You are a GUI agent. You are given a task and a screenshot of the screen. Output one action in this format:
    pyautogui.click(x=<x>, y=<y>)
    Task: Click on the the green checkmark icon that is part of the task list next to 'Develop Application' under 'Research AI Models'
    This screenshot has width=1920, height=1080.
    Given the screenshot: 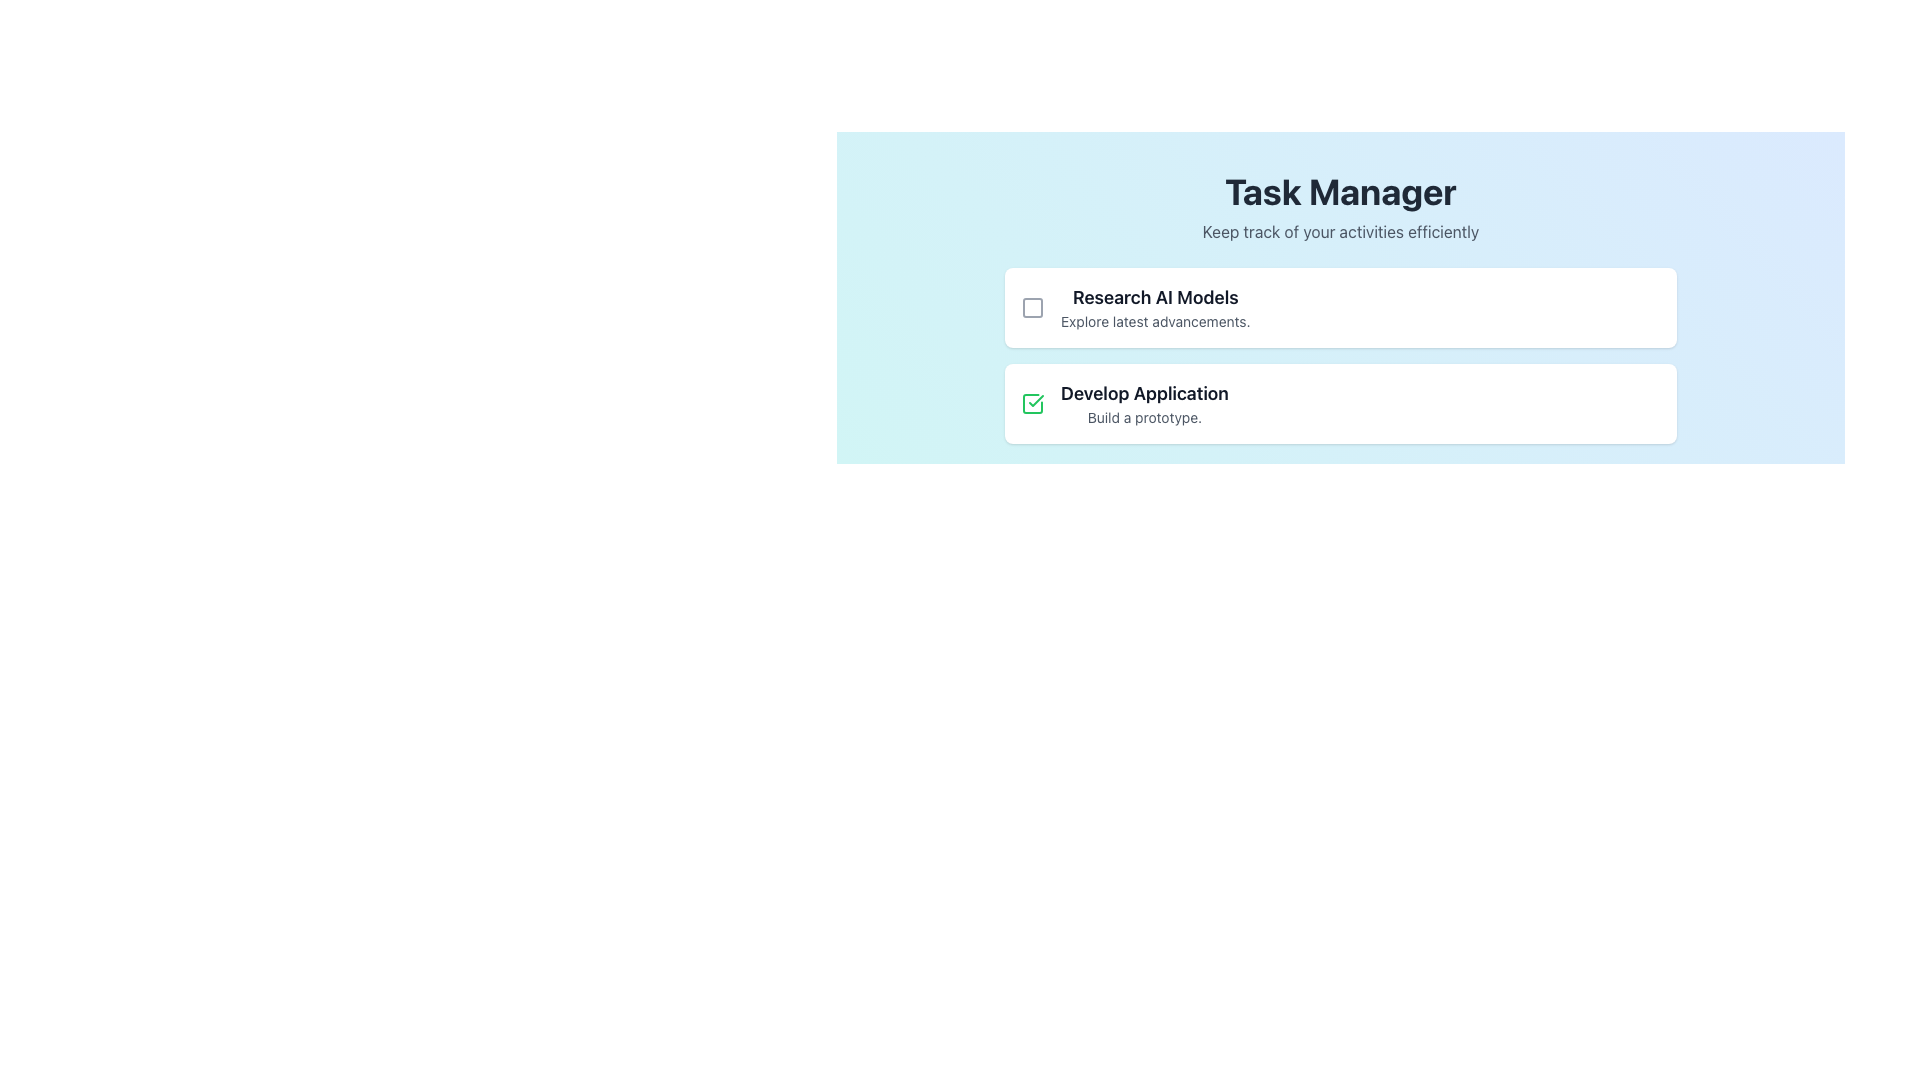 What is the action you would take?
    pyautogui.click(x=1036, y=401)
    